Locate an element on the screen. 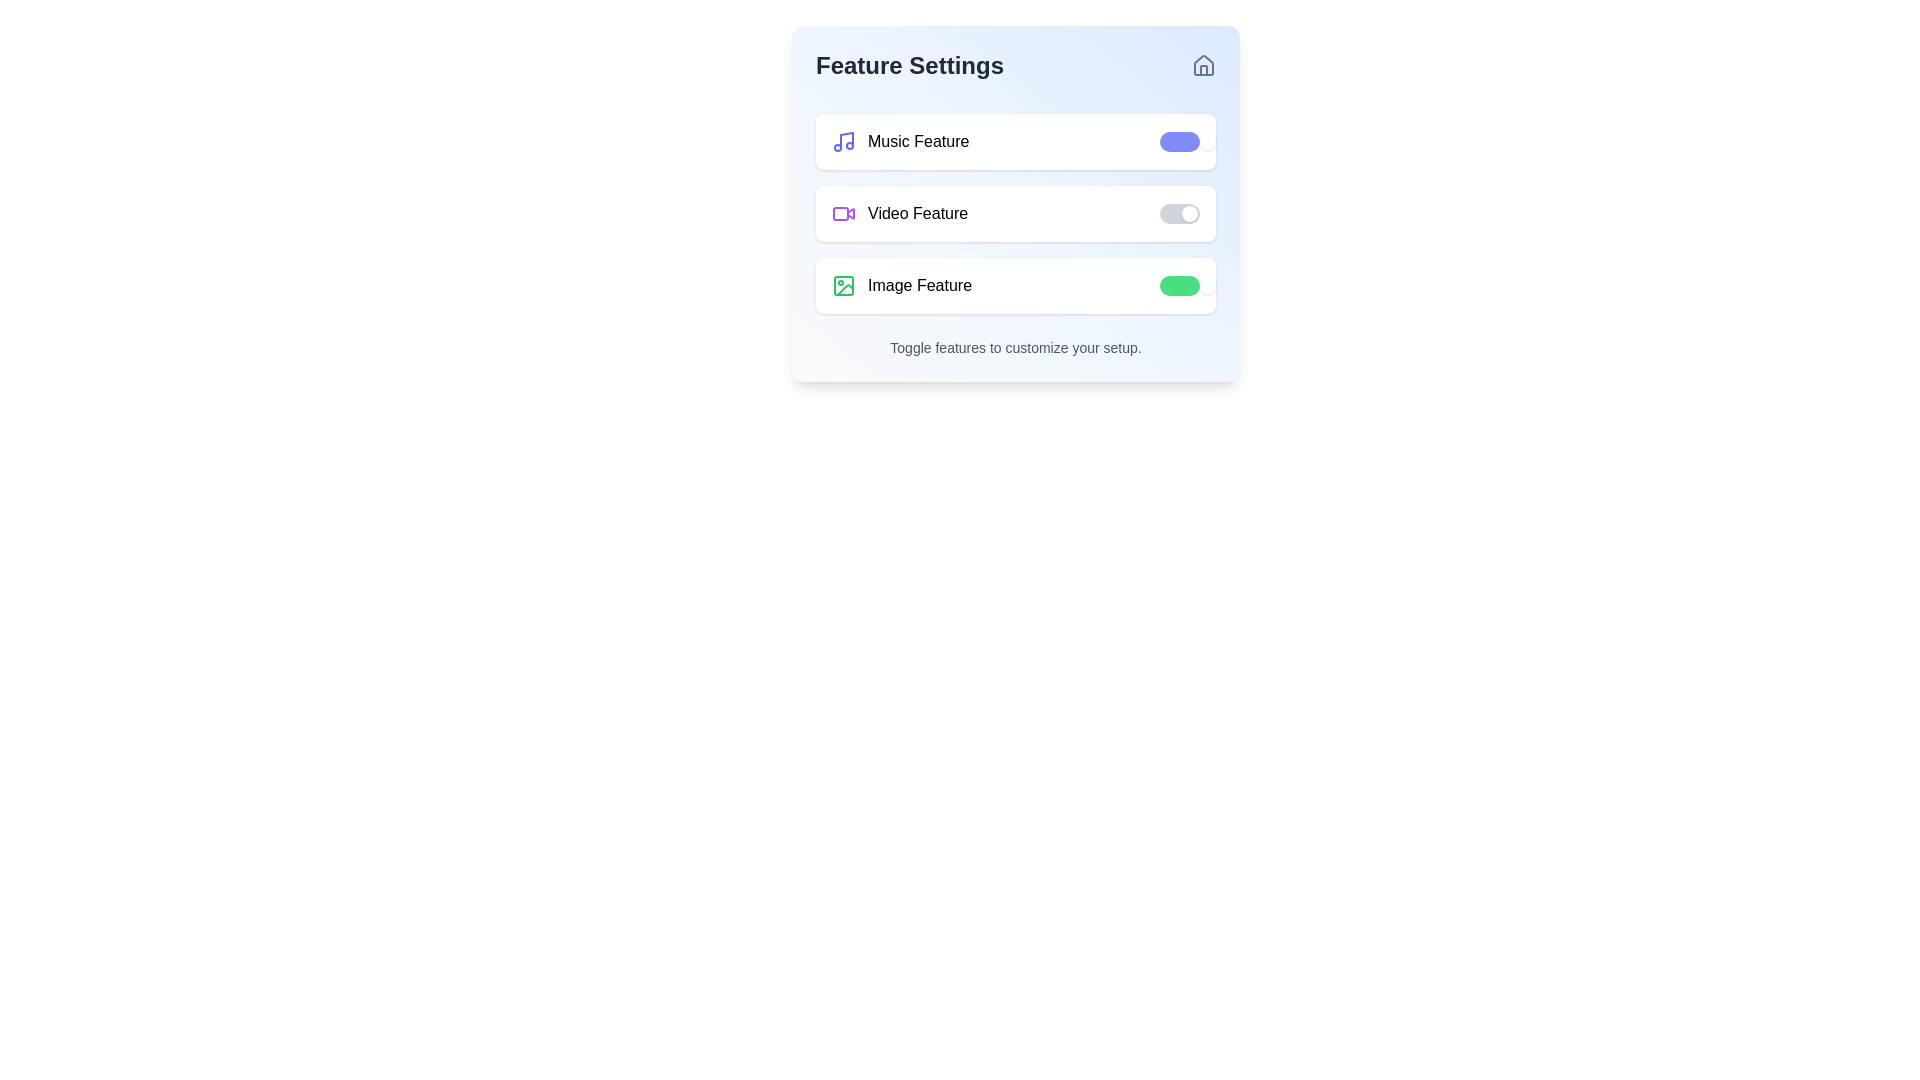  the 'Video Feature' label which includes a purple video camera icon, located in the middle of the list within the 'Feature Settings' card is located at coordinates (899, 213).